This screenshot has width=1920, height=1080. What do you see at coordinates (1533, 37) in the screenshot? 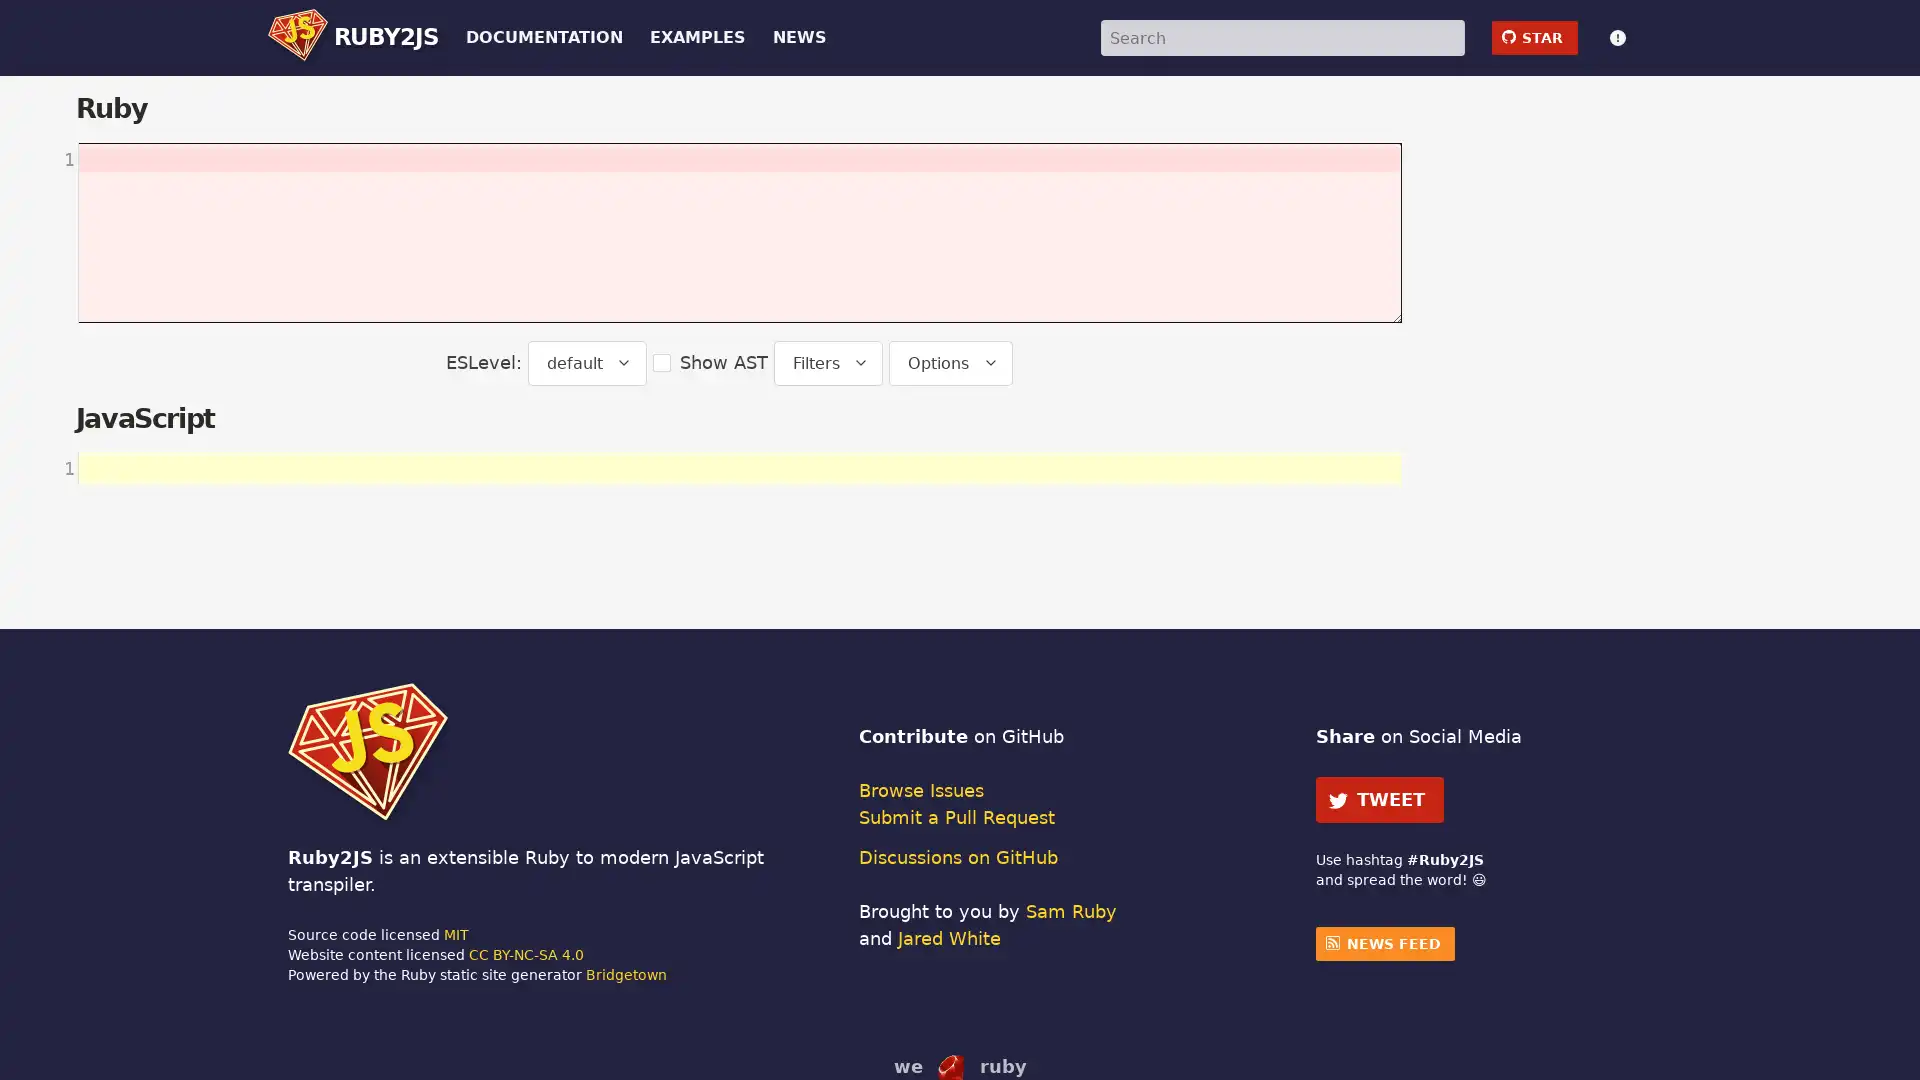
I see `github STAR` at bounding box center [1533, 37].